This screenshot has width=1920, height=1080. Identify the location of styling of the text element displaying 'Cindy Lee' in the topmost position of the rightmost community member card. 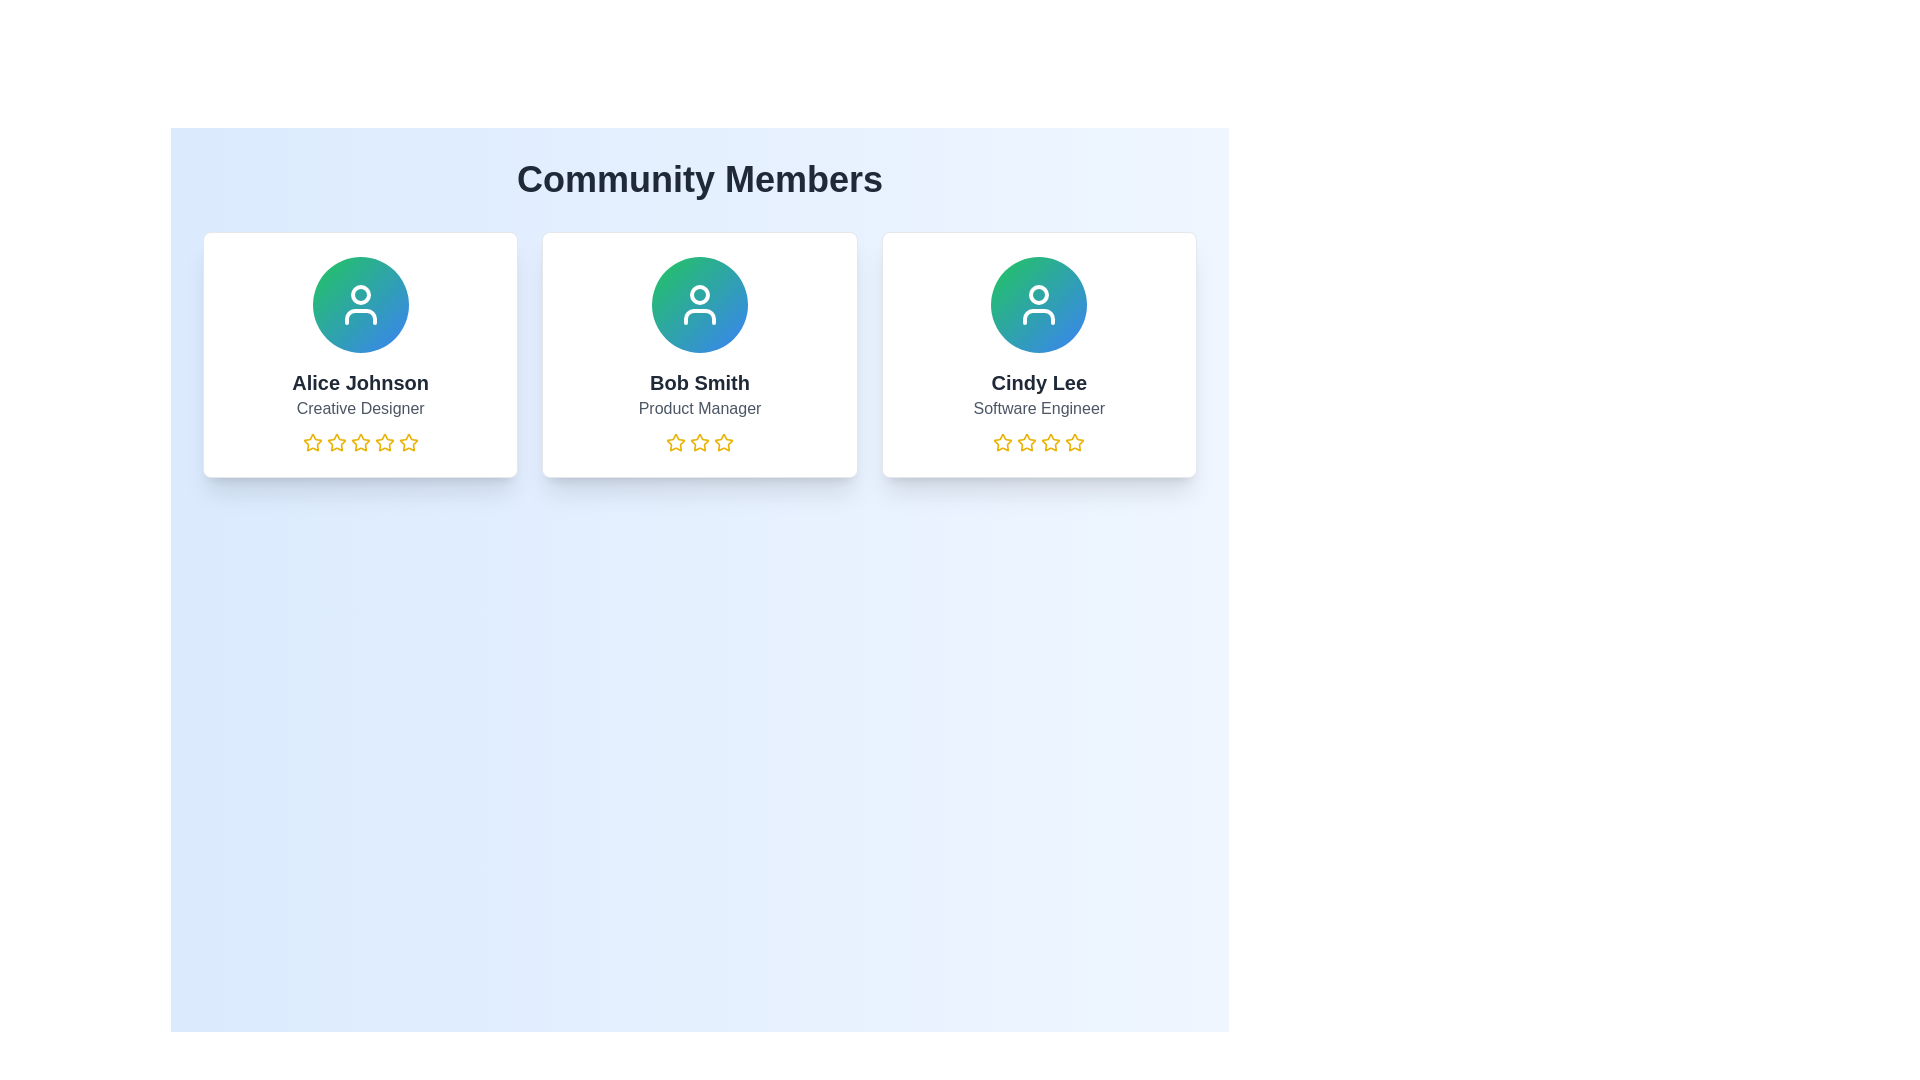
(1039, 382).